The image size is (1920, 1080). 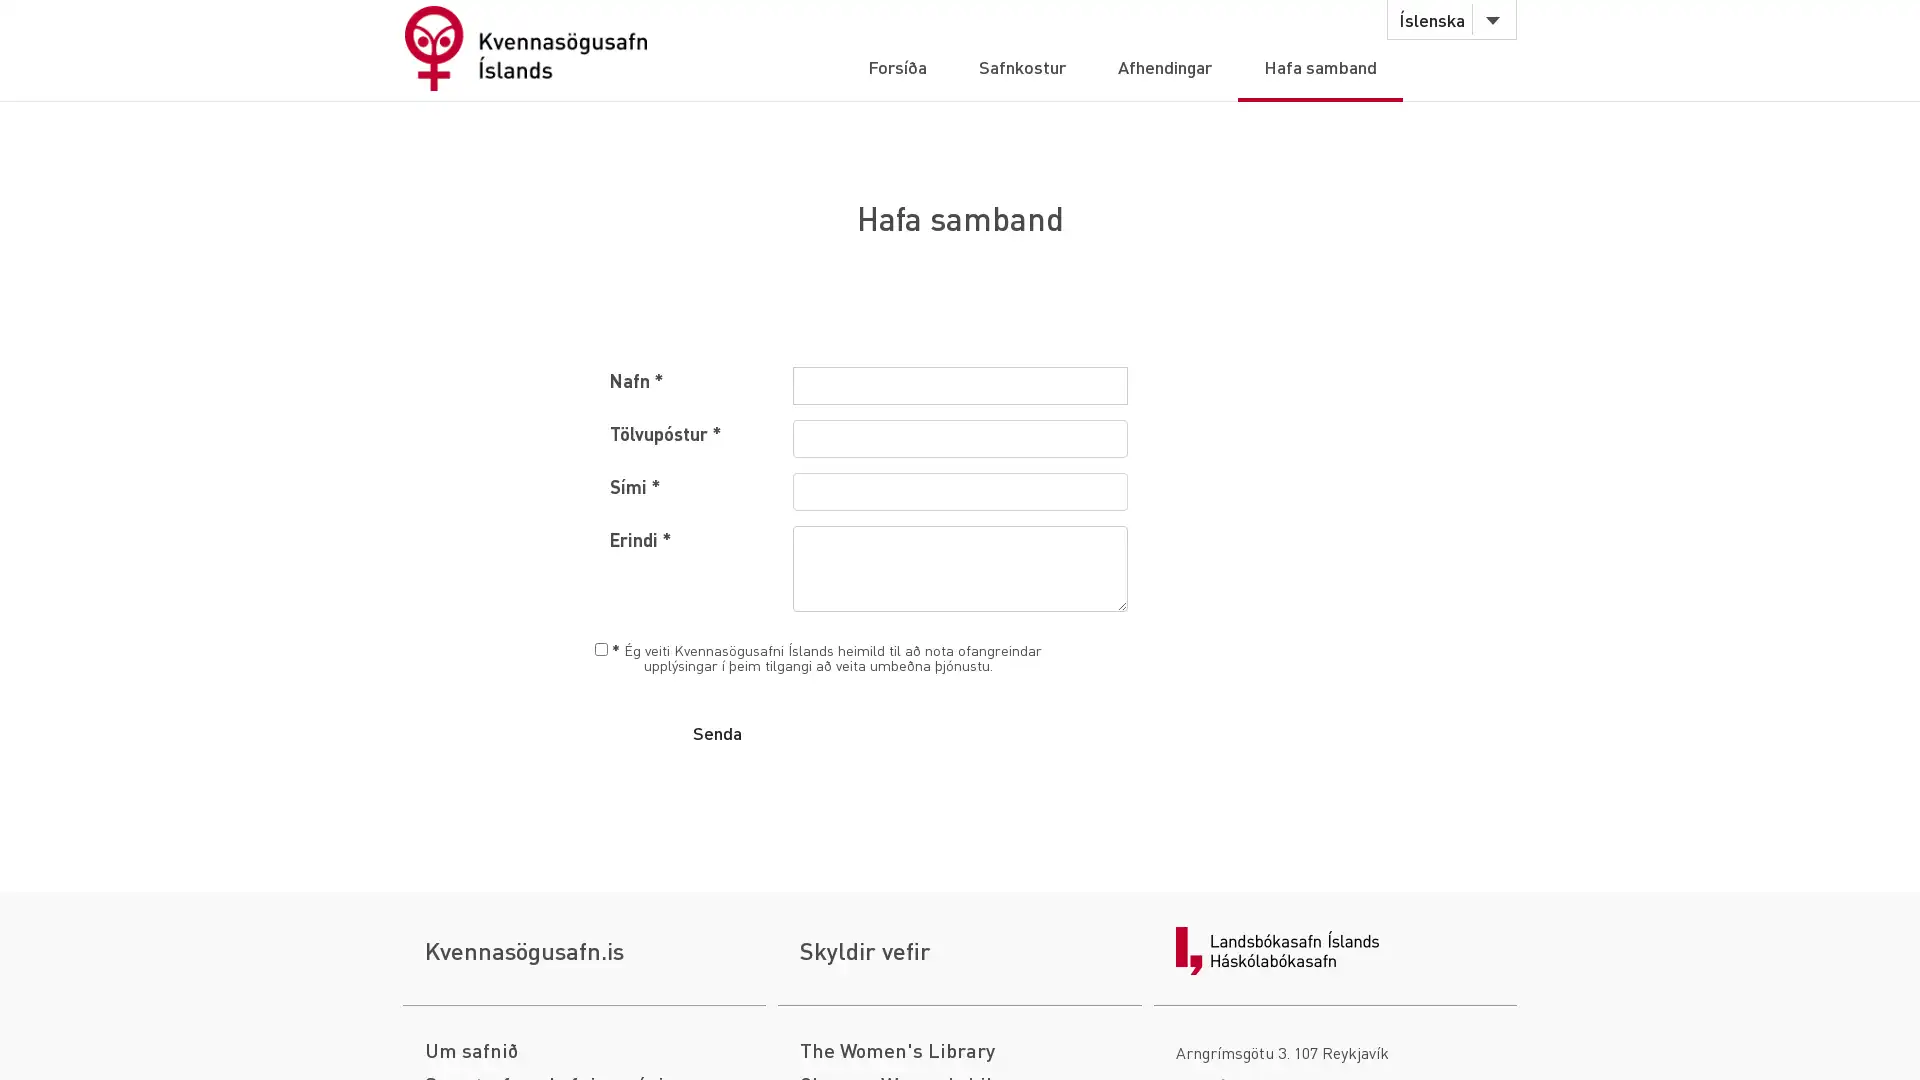 What do you see at coordinates (716, 732) in the screenshot?
I see `Senda` at bounding box center [716, 732].